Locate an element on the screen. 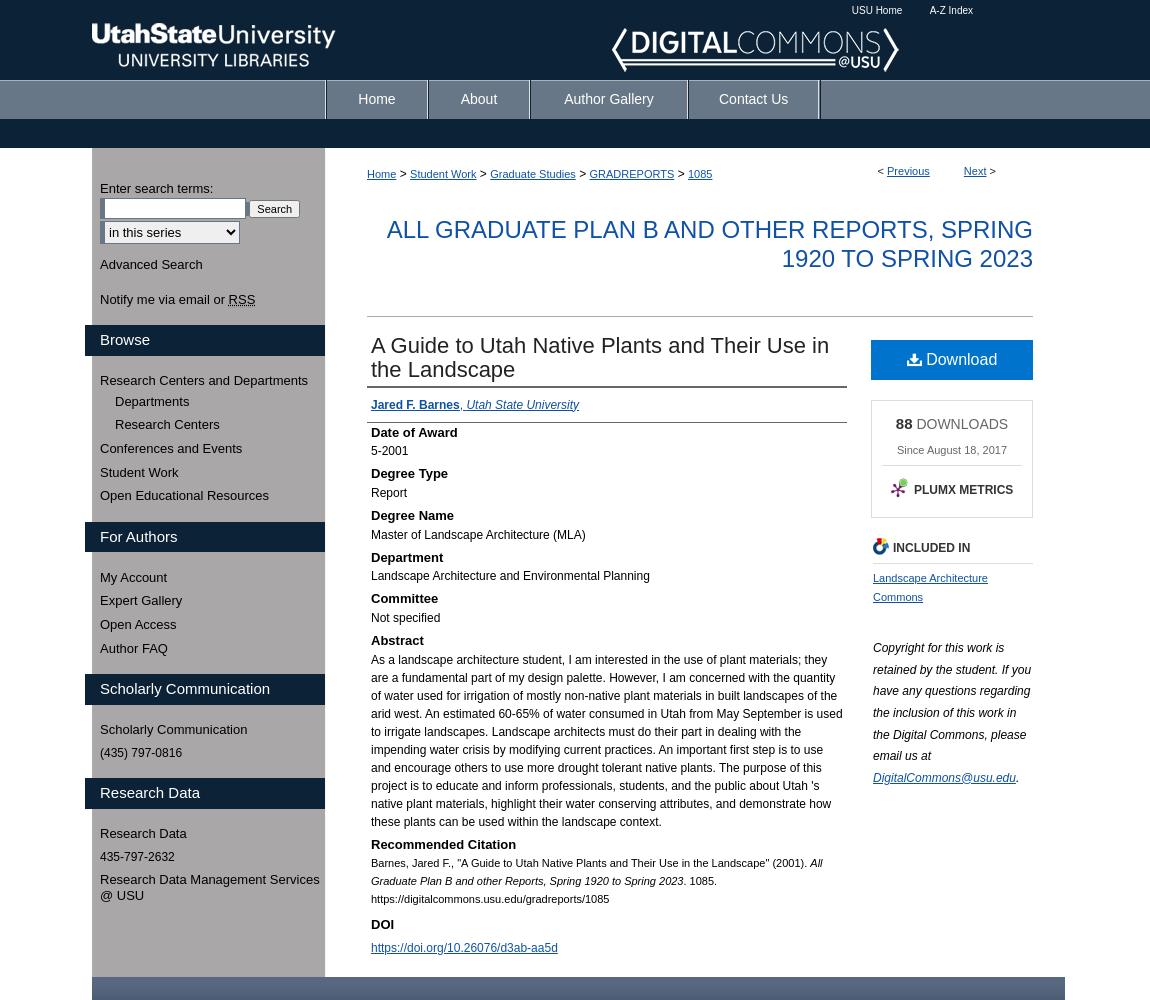  'Master of Landscape Architecture (MLA)' is located at coordinates (370, 534).